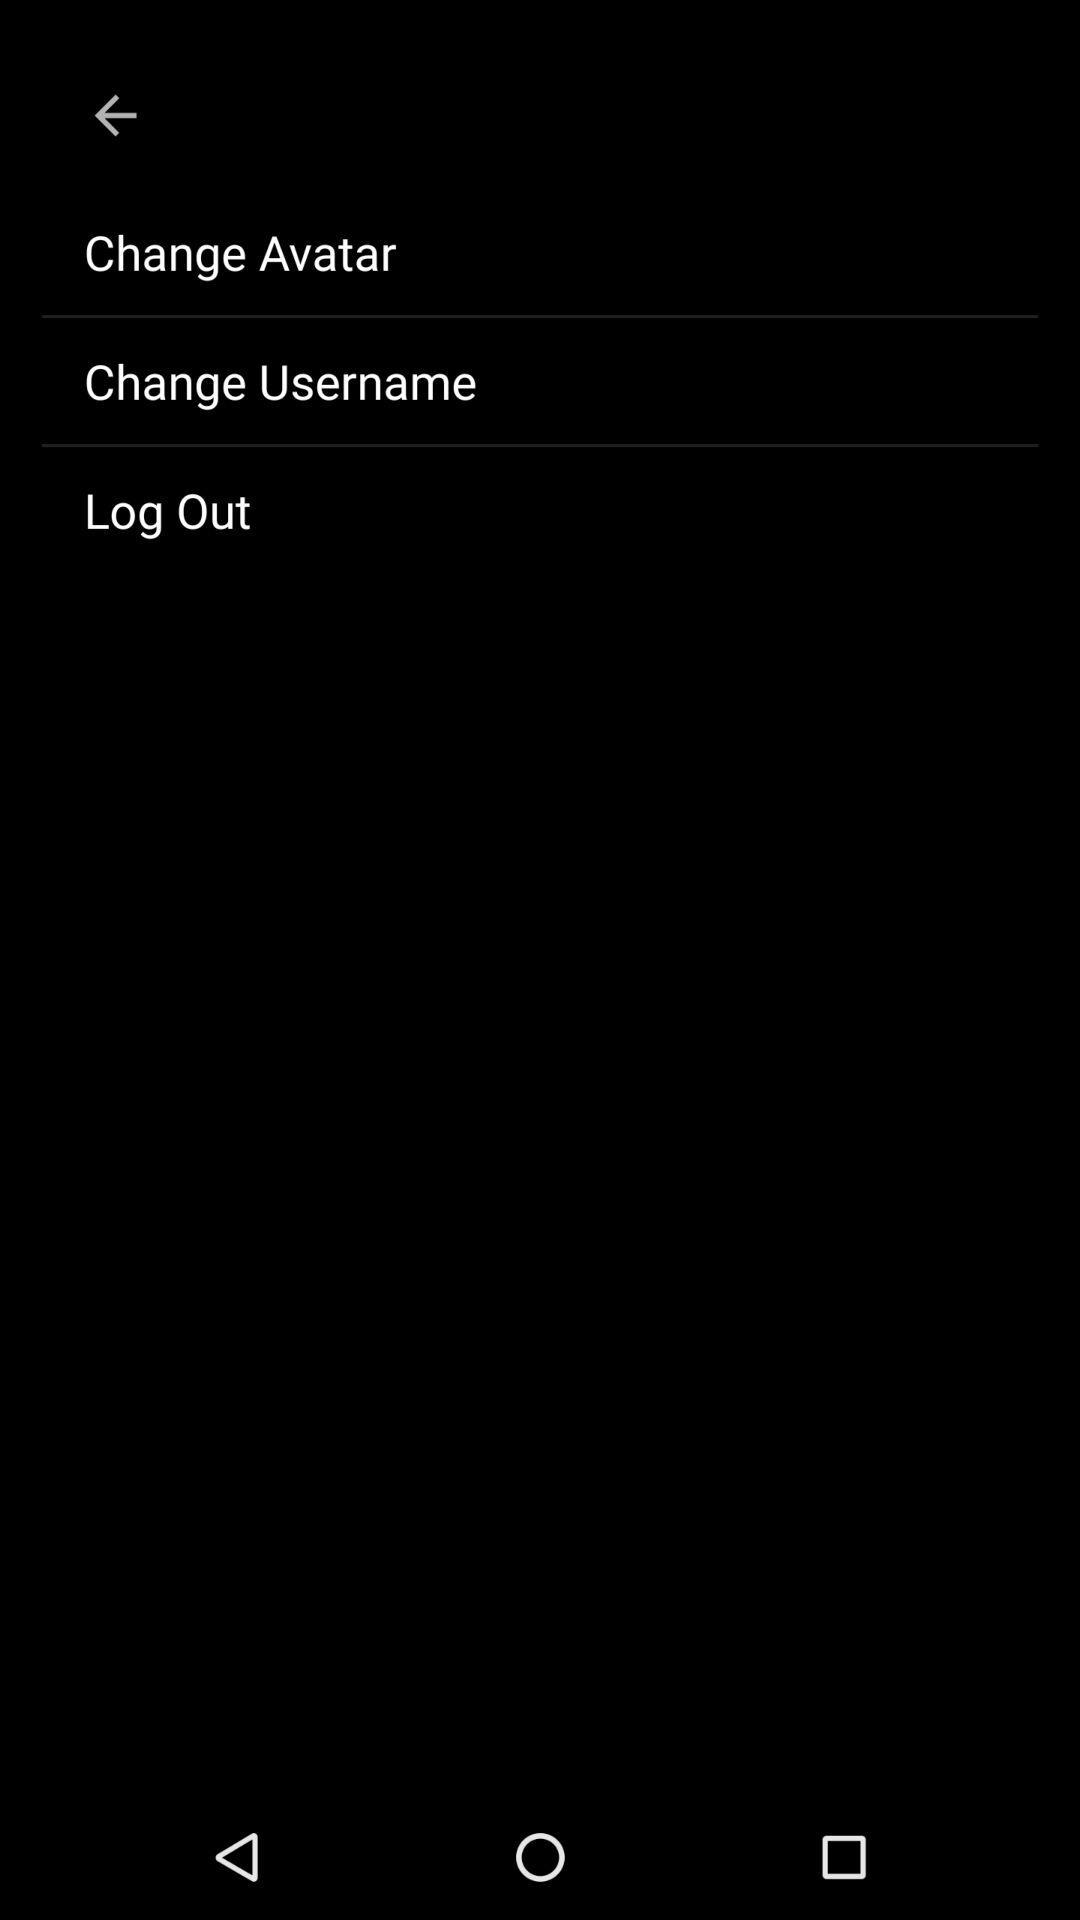 The height and width of the screenshot is (1920, 1080). What do you see at coordinates (540, 251) in the screenshot?
I see `the change avatar` at bounding box center [540, 251].